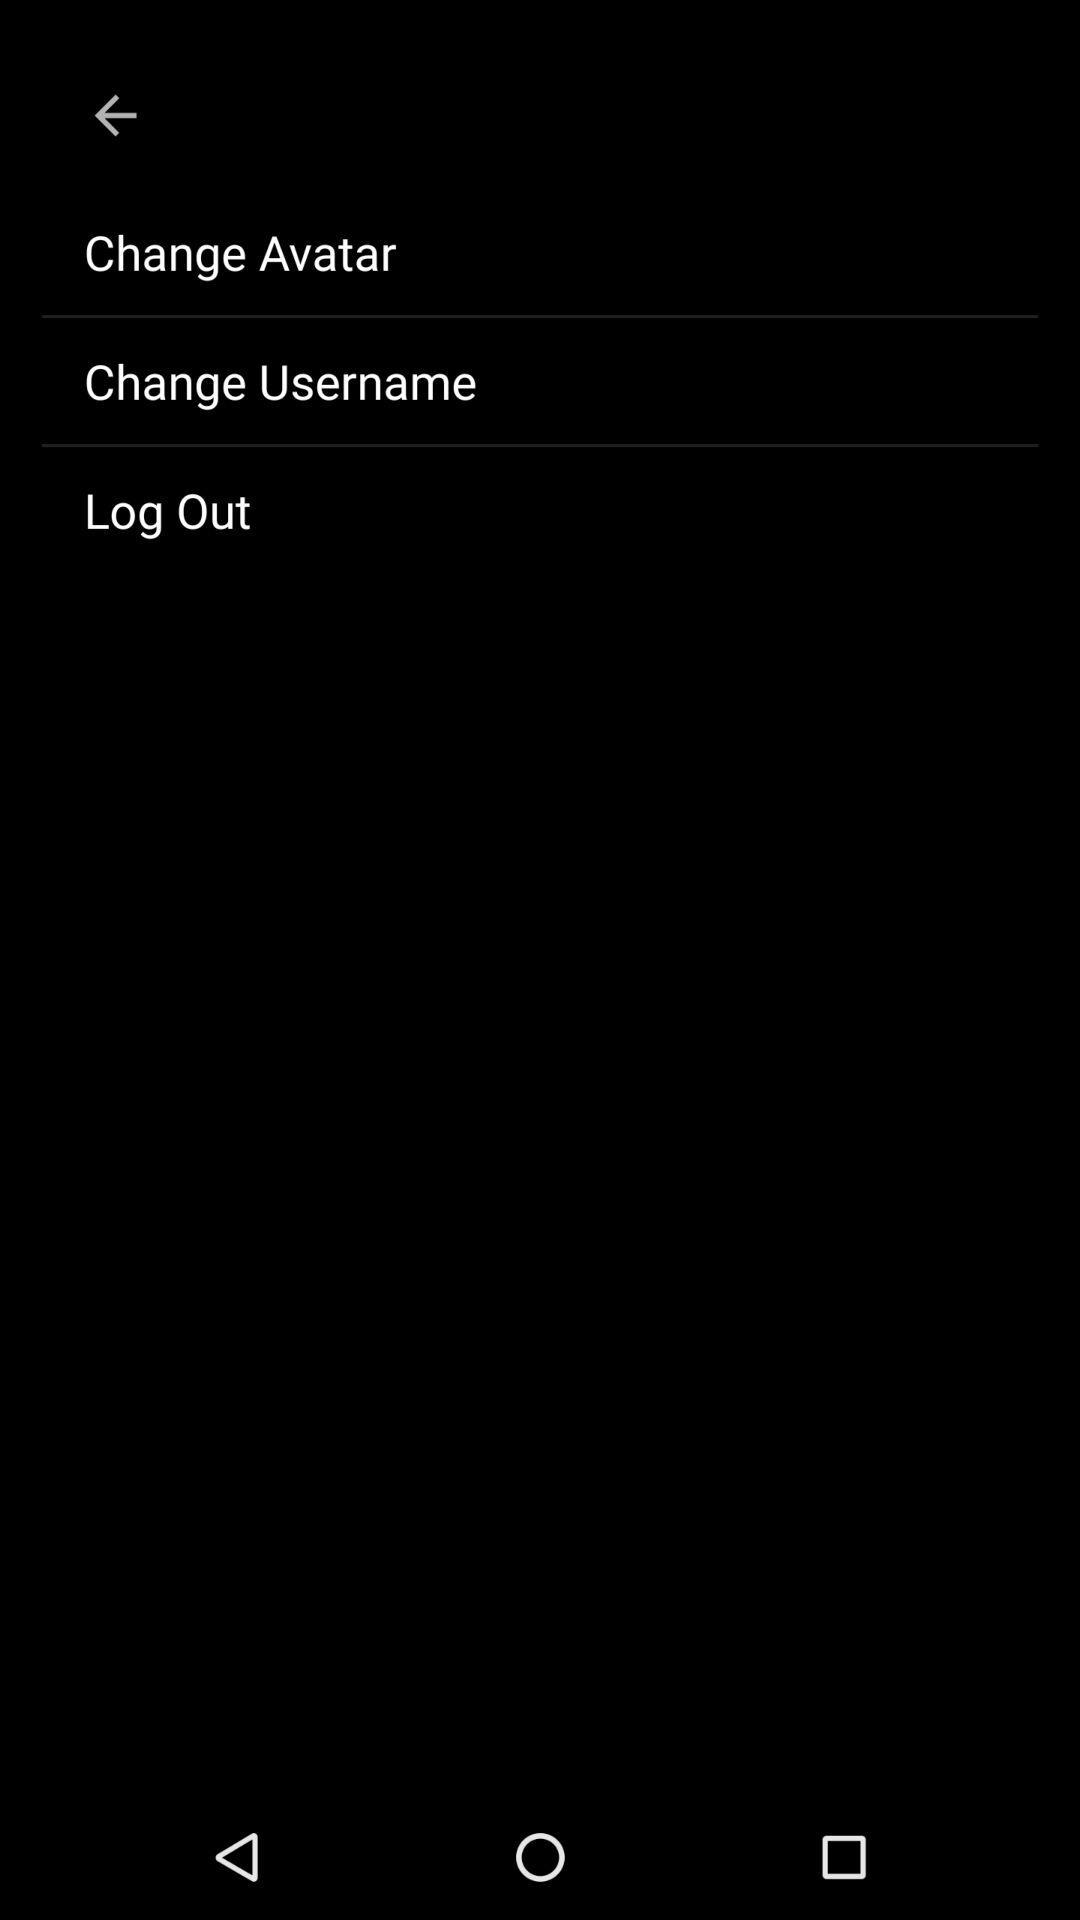 The height and width of the screenshot is (1920, 1080). What do you see at coordinates (540, 251) in the screenshot?
I see `the change avatar` at bounding box center [540, 251].